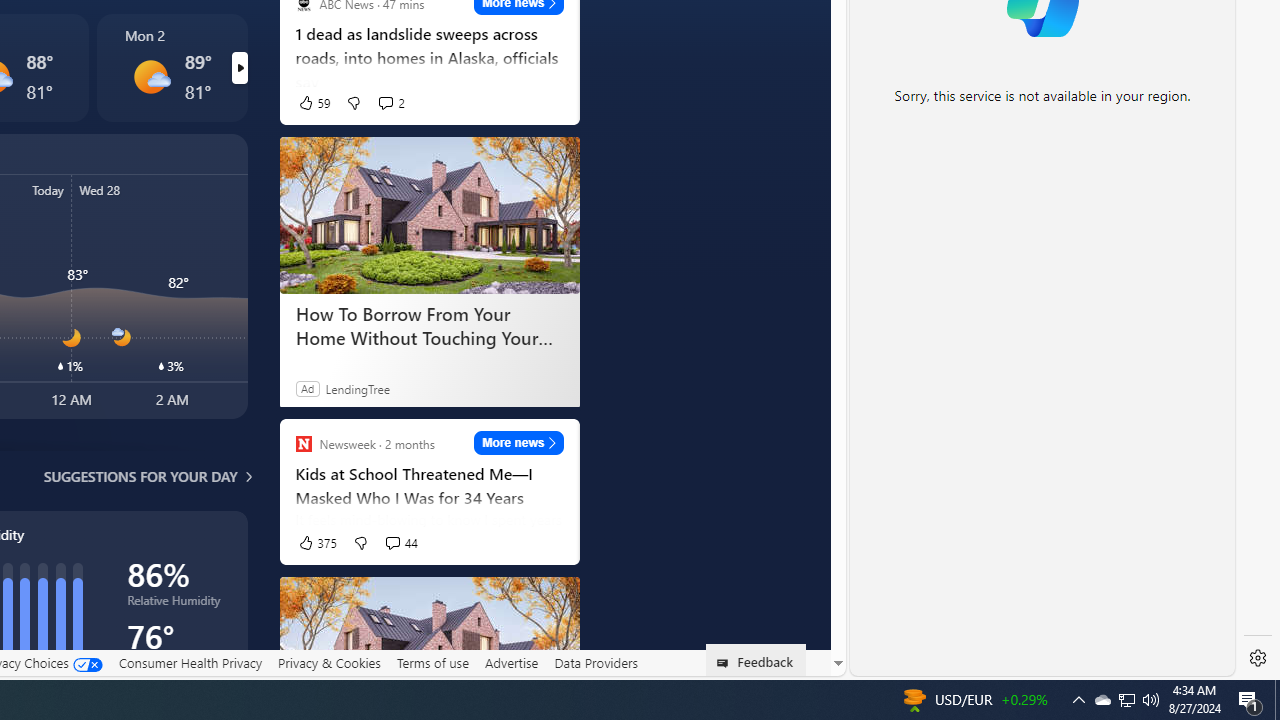  Describe the element at coordinates (190, 662) in the screenshot. I see `'Consumer Health Privacy'` at that location.